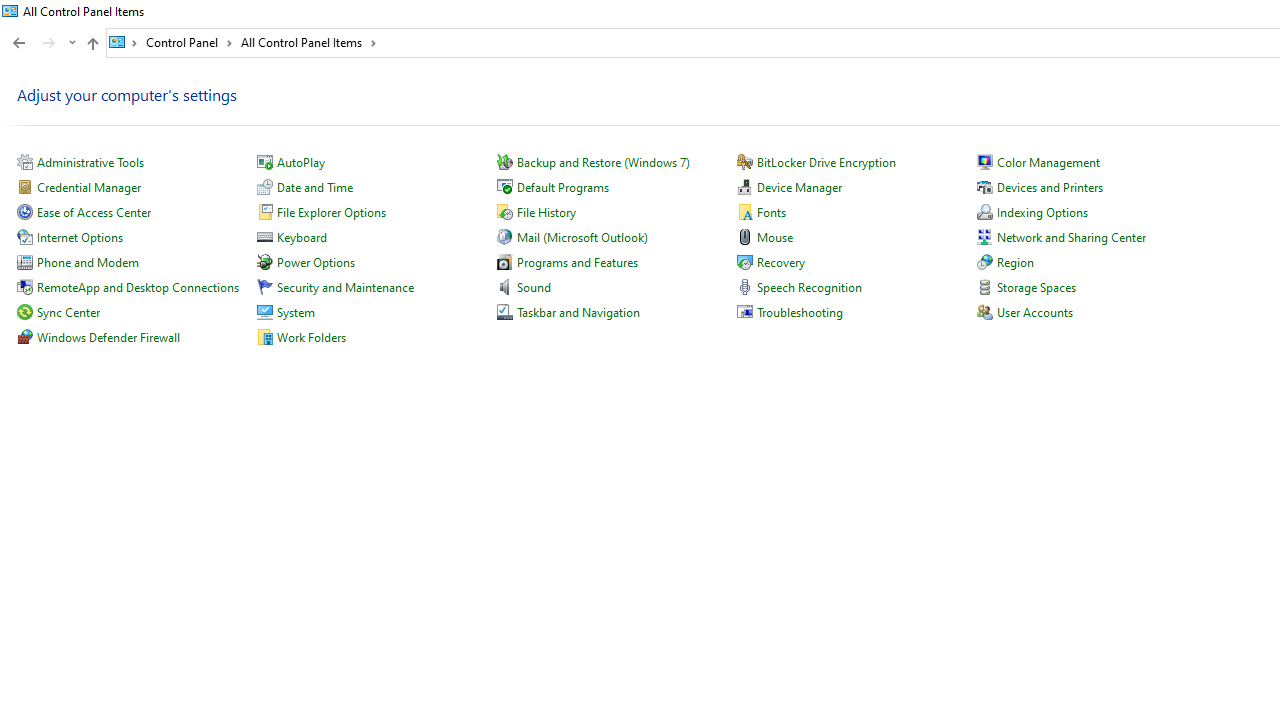 This screenshot has height=720, width=1280. What do you see at coordinates (87, 187) in the screenshot?
I see `'Credential Manager'` at bounding box center [87, 187].